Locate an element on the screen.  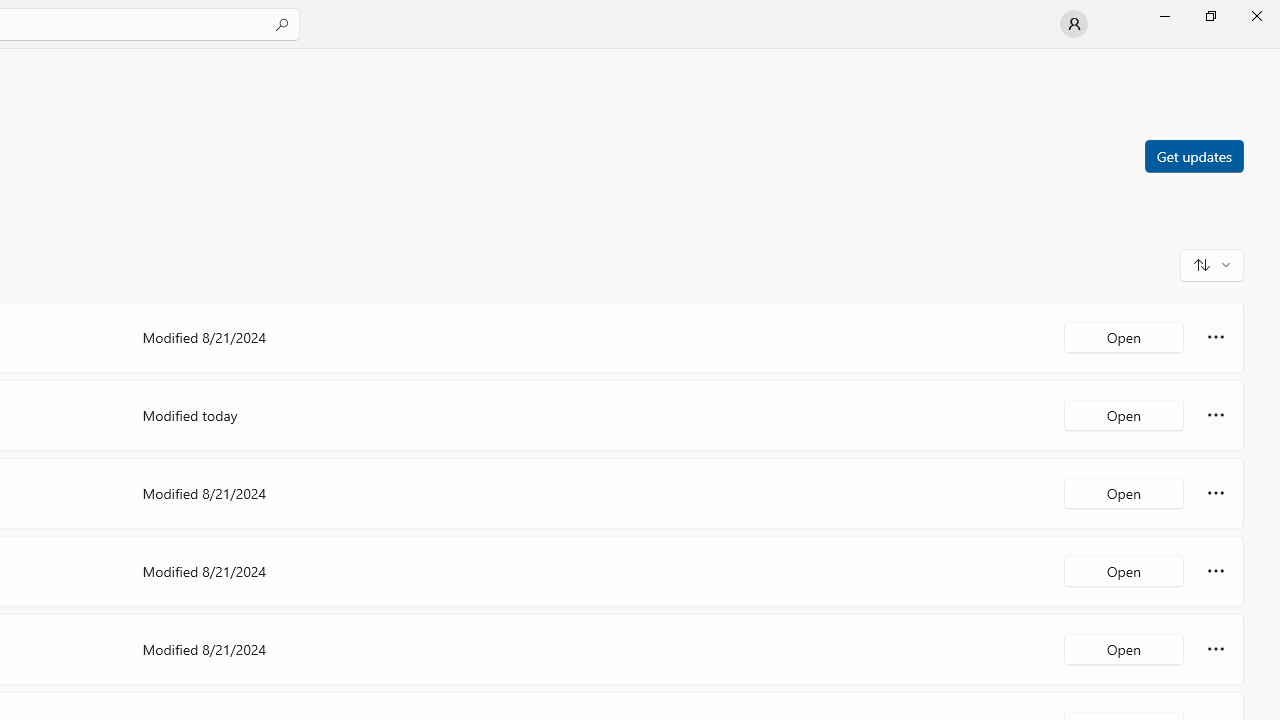
'Close Microsoft Store' is located at coordinates (1255, 15).